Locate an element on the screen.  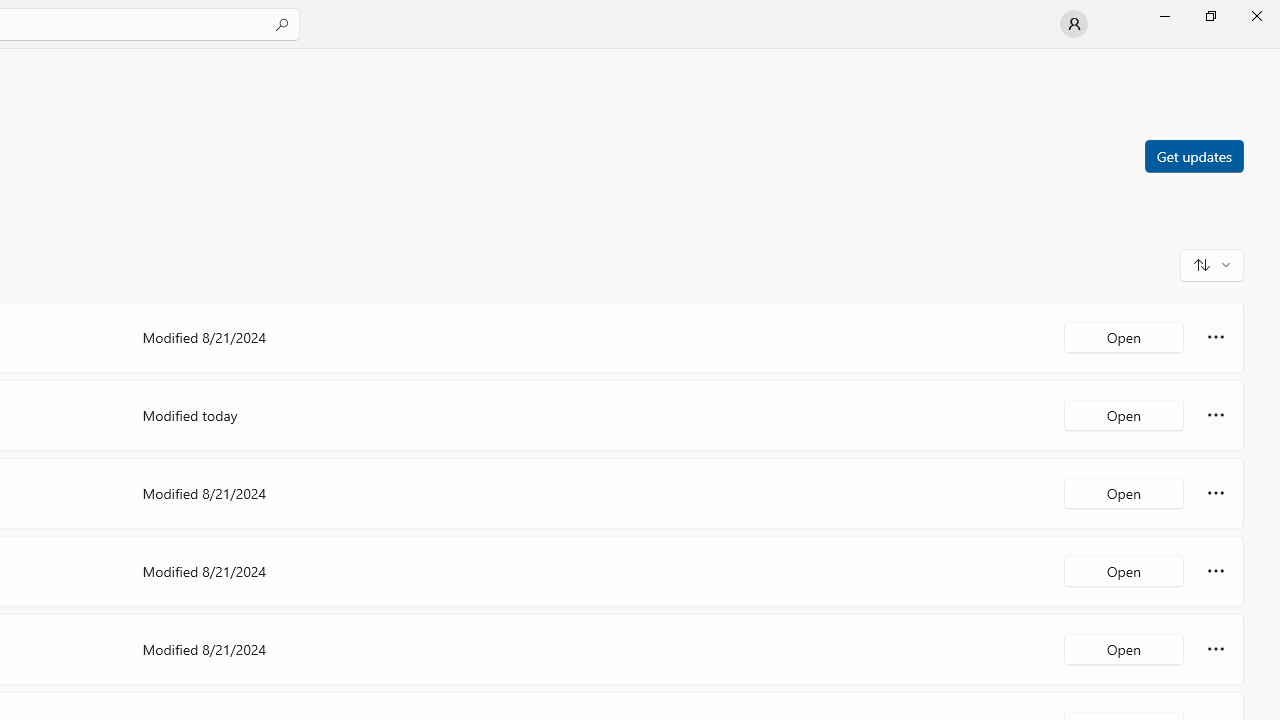
'Close Microsoft Store' is located at coordinates (1255, 15).